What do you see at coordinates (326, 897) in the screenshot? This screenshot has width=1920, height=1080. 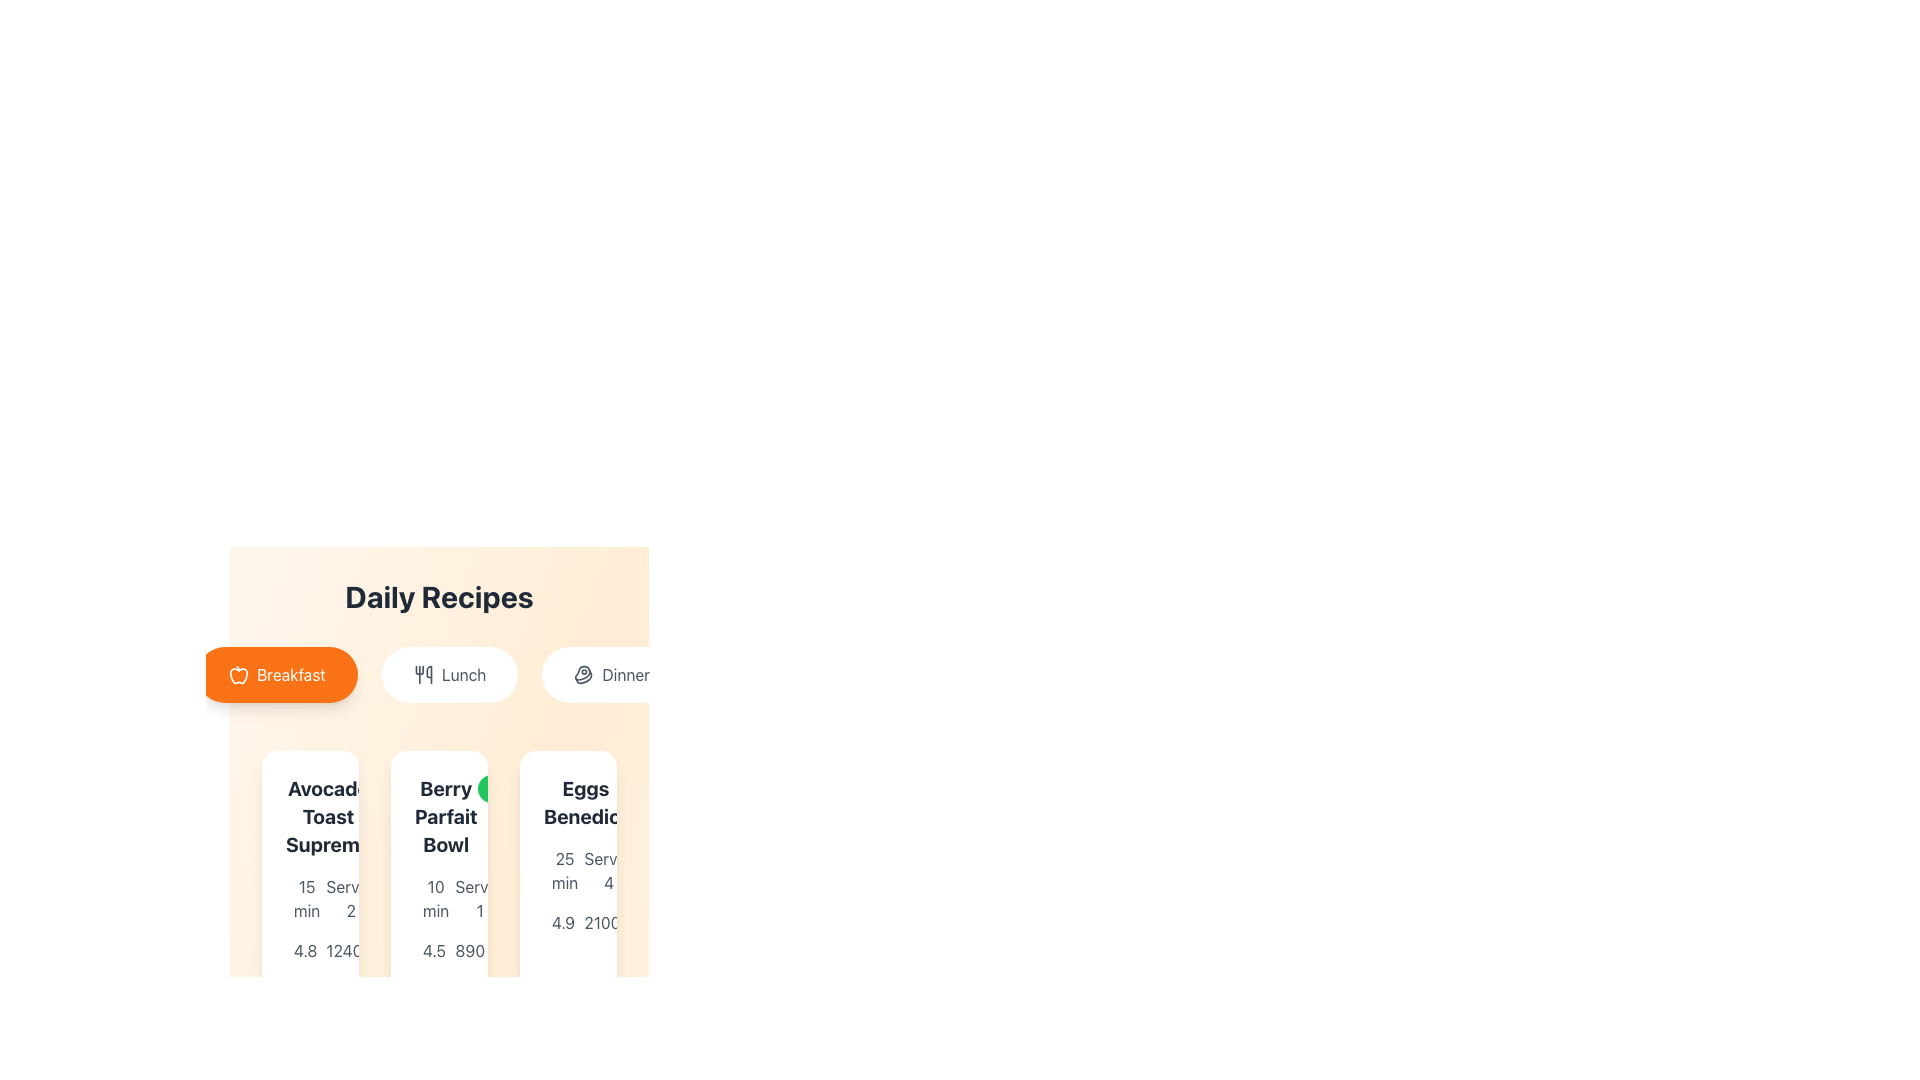 I see `the static text element indicating the serving size for the 'Avocado Toast Supreme' dish, located under the time indicator ('15 min') and above the rating ('4.8')` at bounding box center [326, 897].